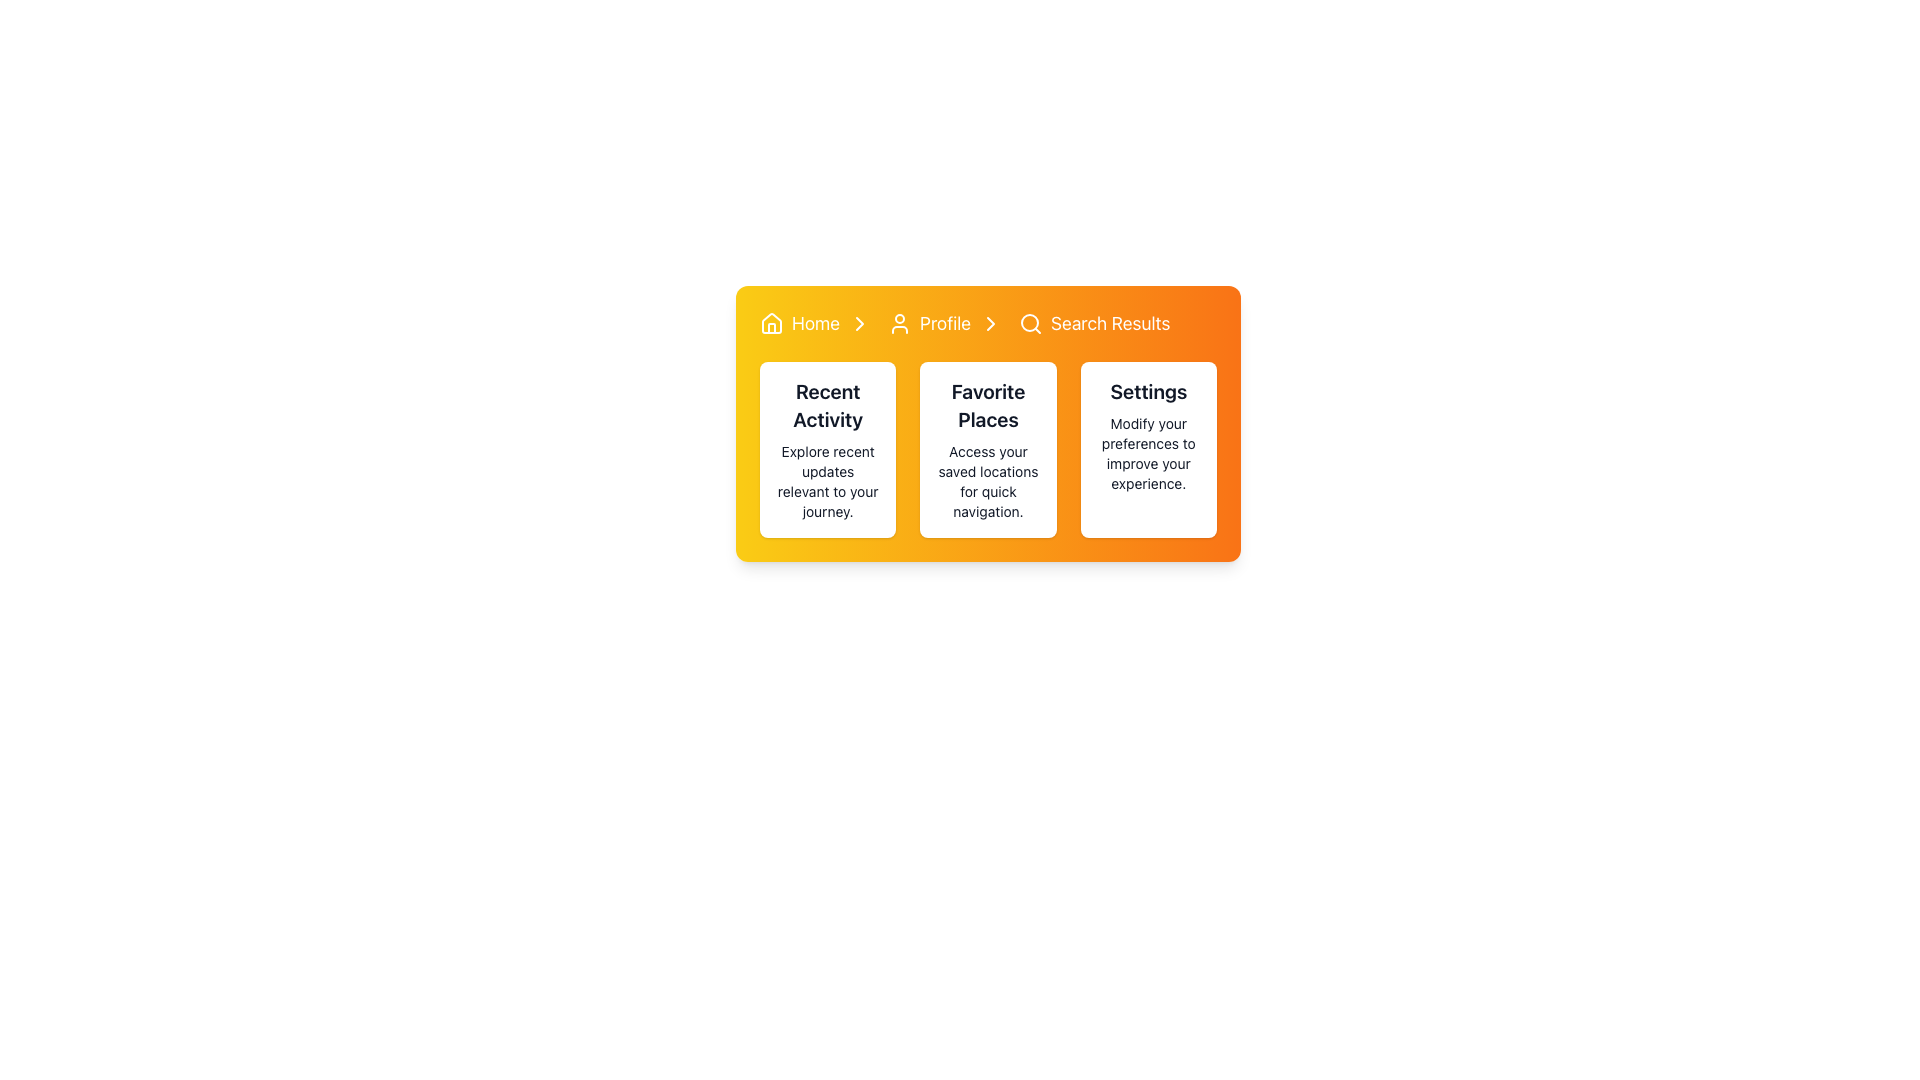 This screenshot has height=1080, width=1920. I want to click on the bold 'Settings' text label, which is prominently displayed at the top-center of the third card in a horizontally aligned set of three cards, so click(1148, 392).